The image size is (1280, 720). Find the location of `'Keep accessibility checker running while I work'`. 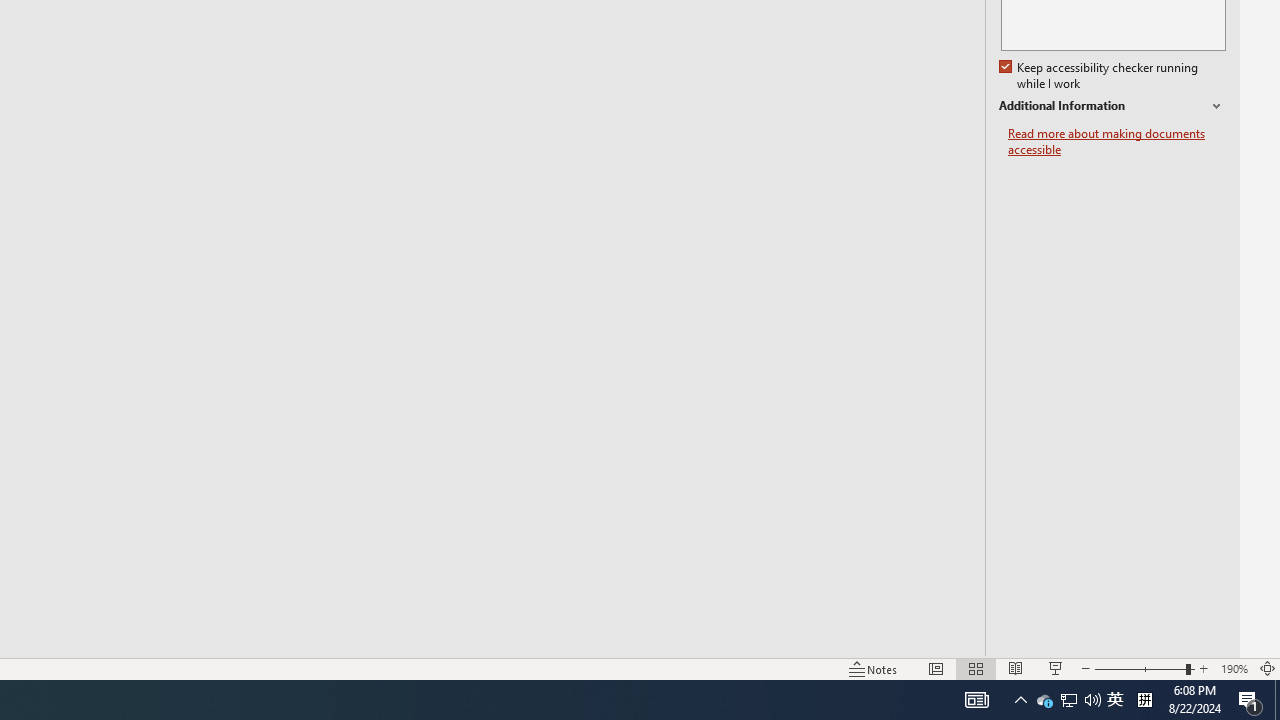

'Keep accessibility checker running while I work' is located at coordinates (1099, 75).